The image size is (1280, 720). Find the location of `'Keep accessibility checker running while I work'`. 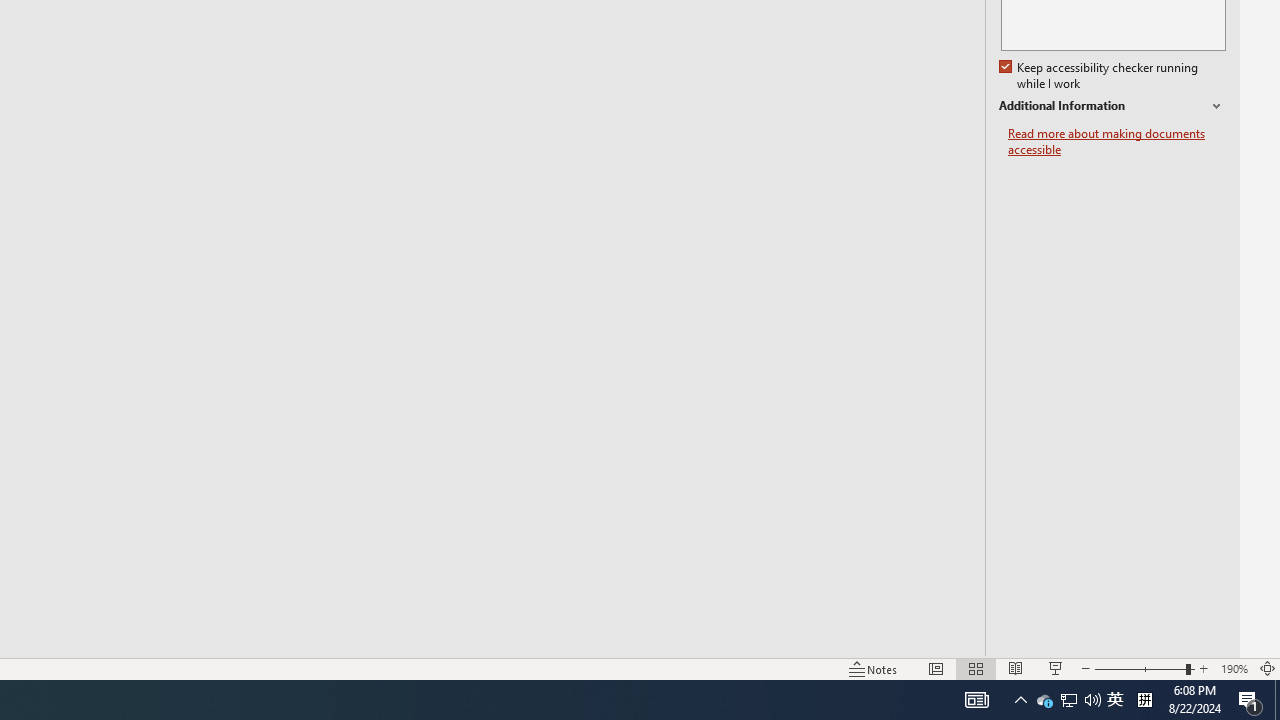

'Keep accessibility checker running while I work' is located at coordinates (1099, 75).